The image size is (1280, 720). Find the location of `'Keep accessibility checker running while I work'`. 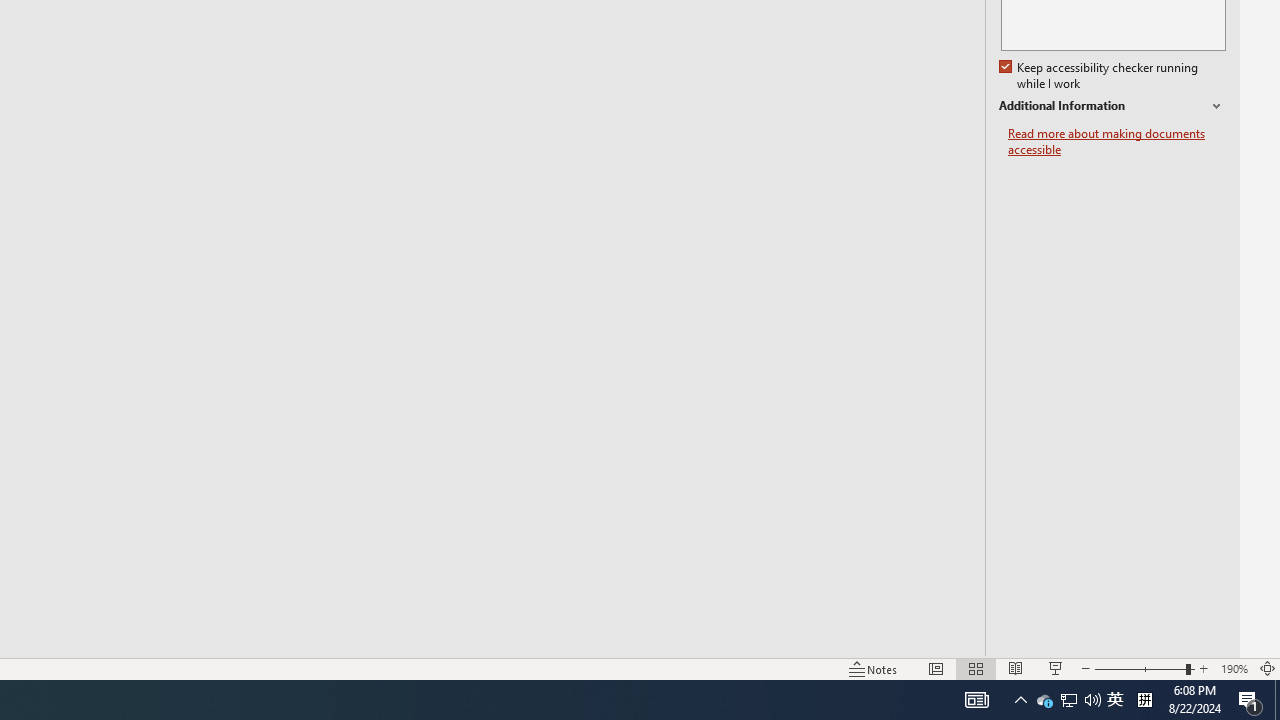

'Keep accessibility checker running while I work' is located at coordinates (1099, 75).